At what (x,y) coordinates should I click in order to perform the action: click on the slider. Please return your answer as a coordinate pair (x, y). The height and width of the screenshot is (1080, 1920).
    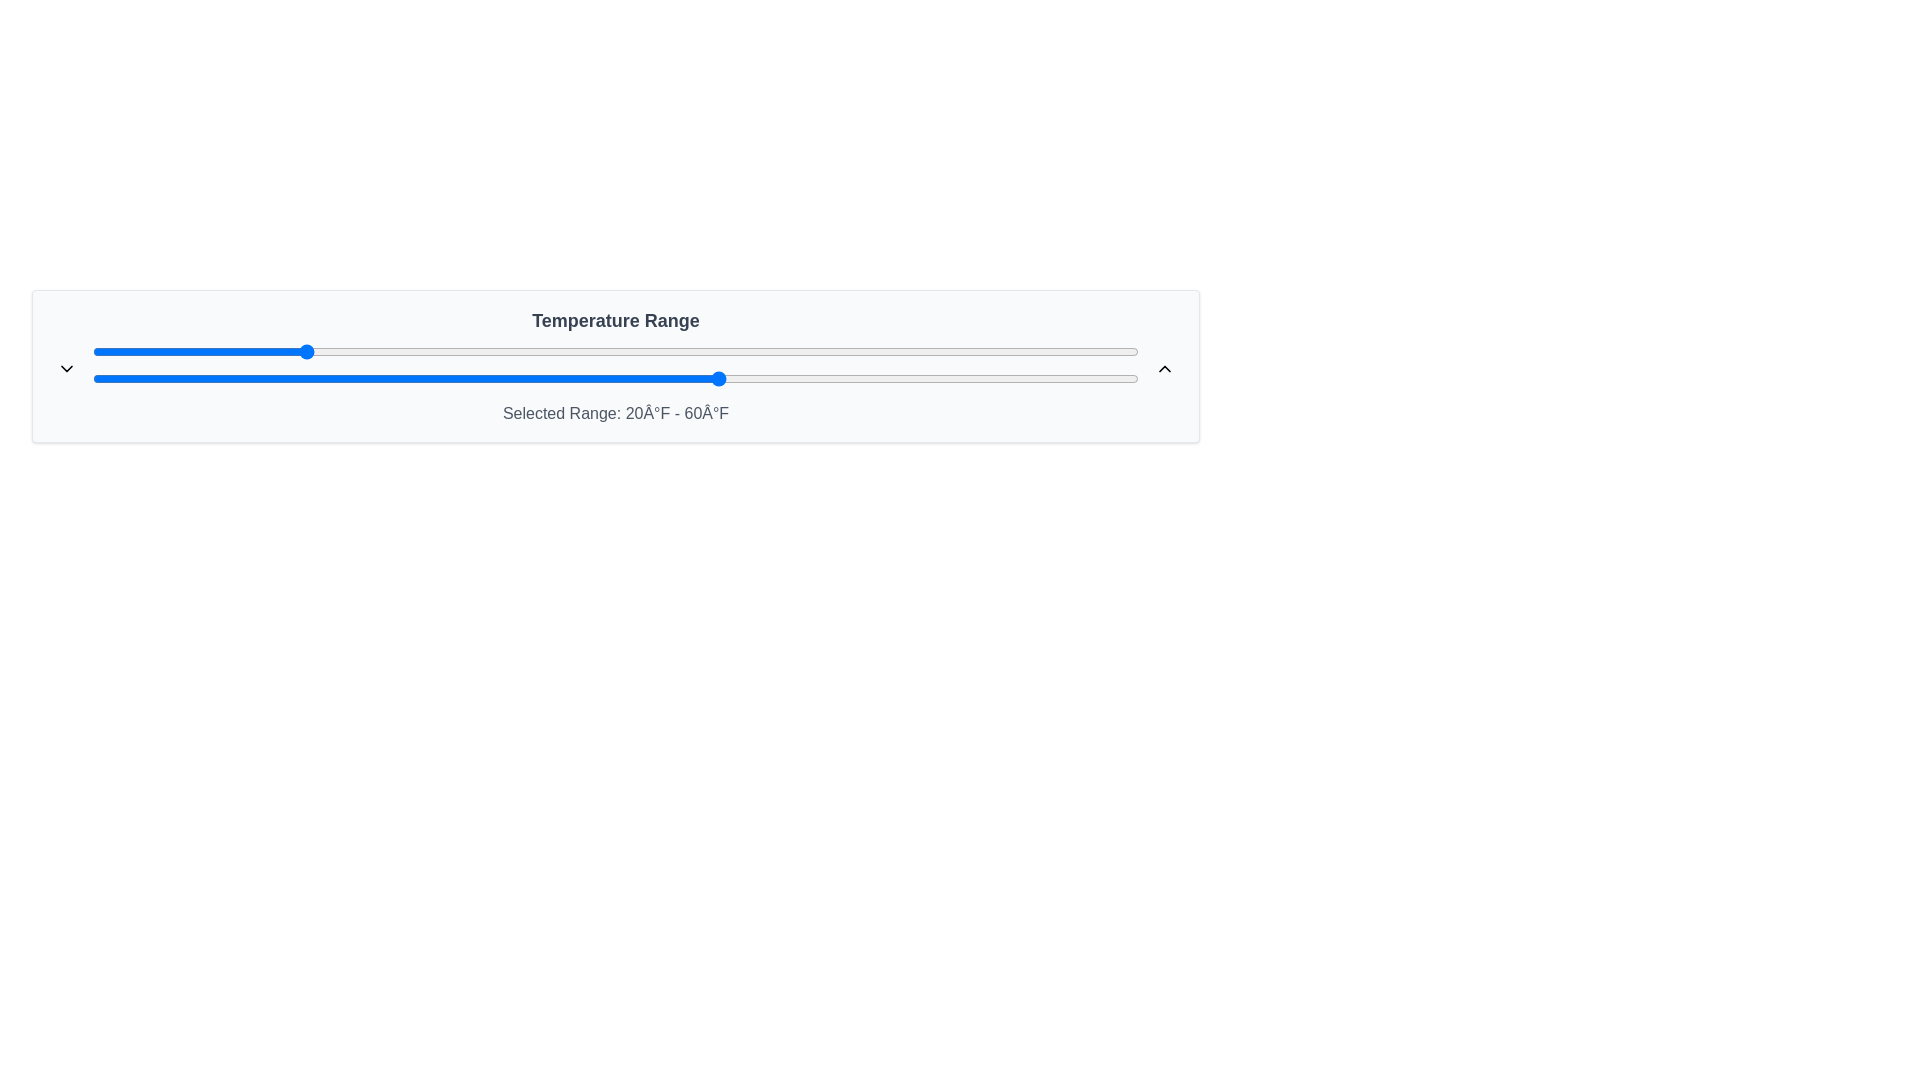
    Looking at the image, I should click on (730, 378).